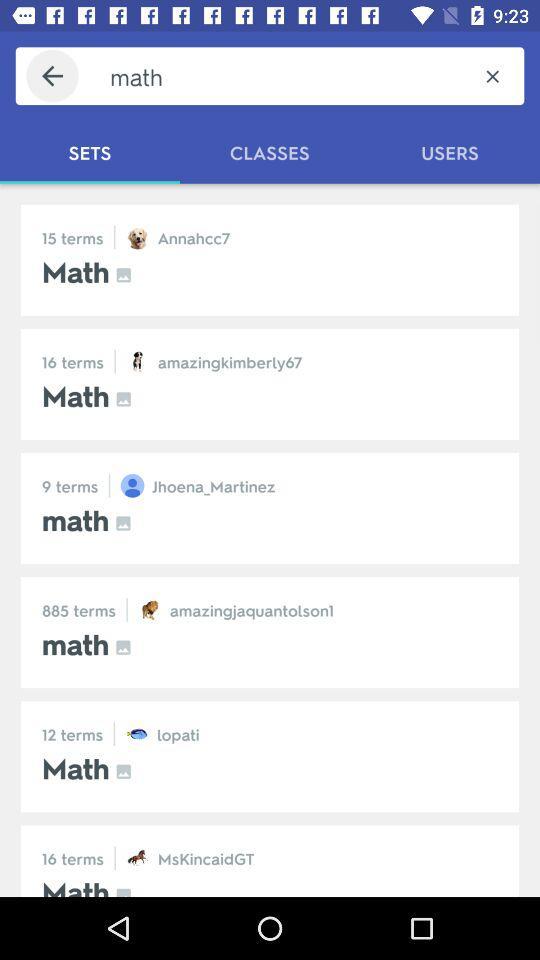  Describe the element at coordinates (52, 76) in the screenshot. I see `the icon next to the math icon` at that location.